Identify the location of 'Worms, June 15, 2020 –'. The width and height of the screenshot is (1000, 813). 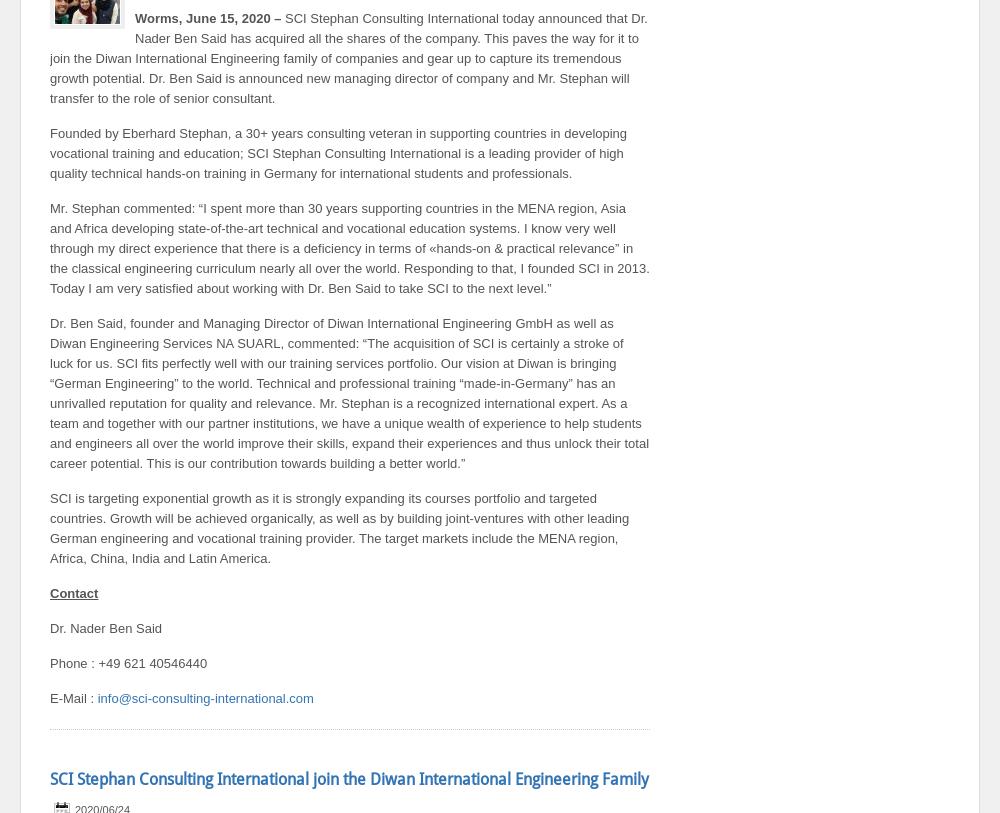
(209, 17).